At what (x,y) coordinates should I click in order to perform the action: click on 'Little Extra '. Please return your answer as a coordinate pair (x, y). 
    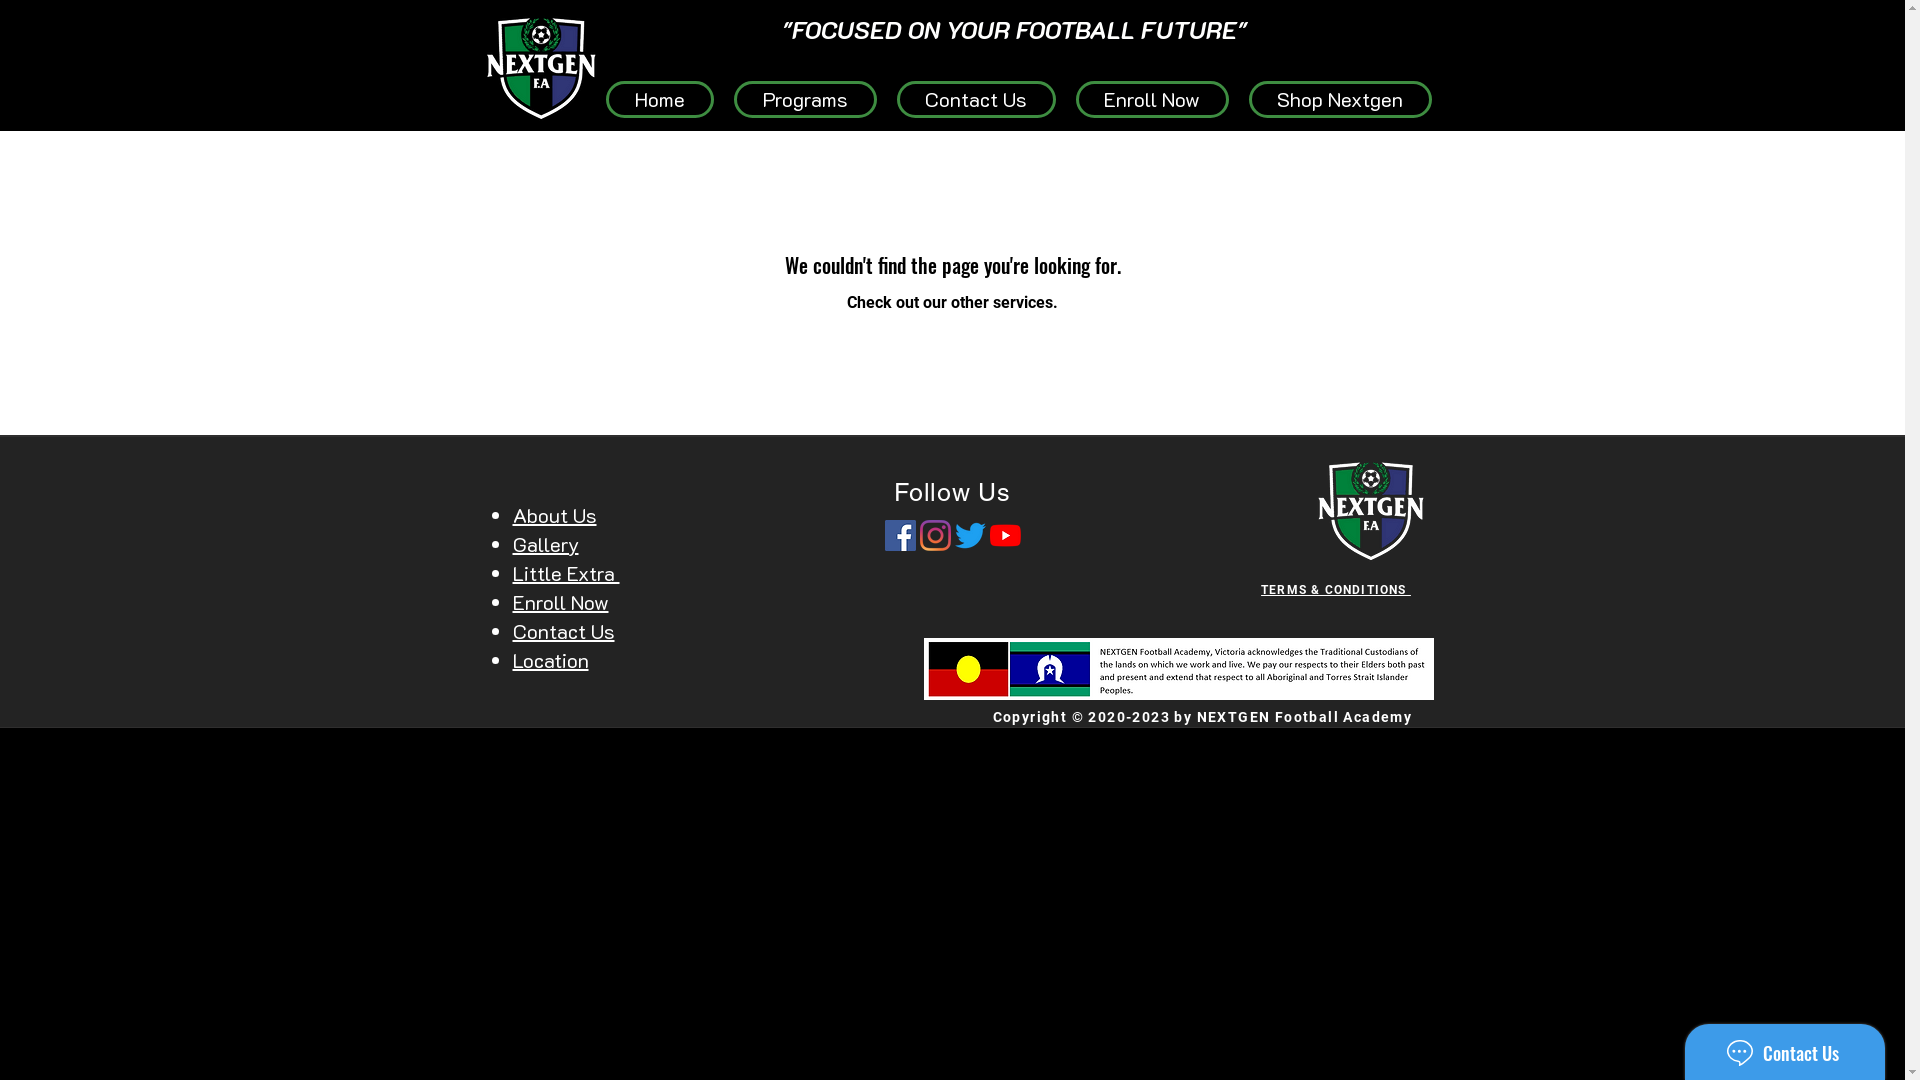
    Looking at the image, I should click on (564, 573).